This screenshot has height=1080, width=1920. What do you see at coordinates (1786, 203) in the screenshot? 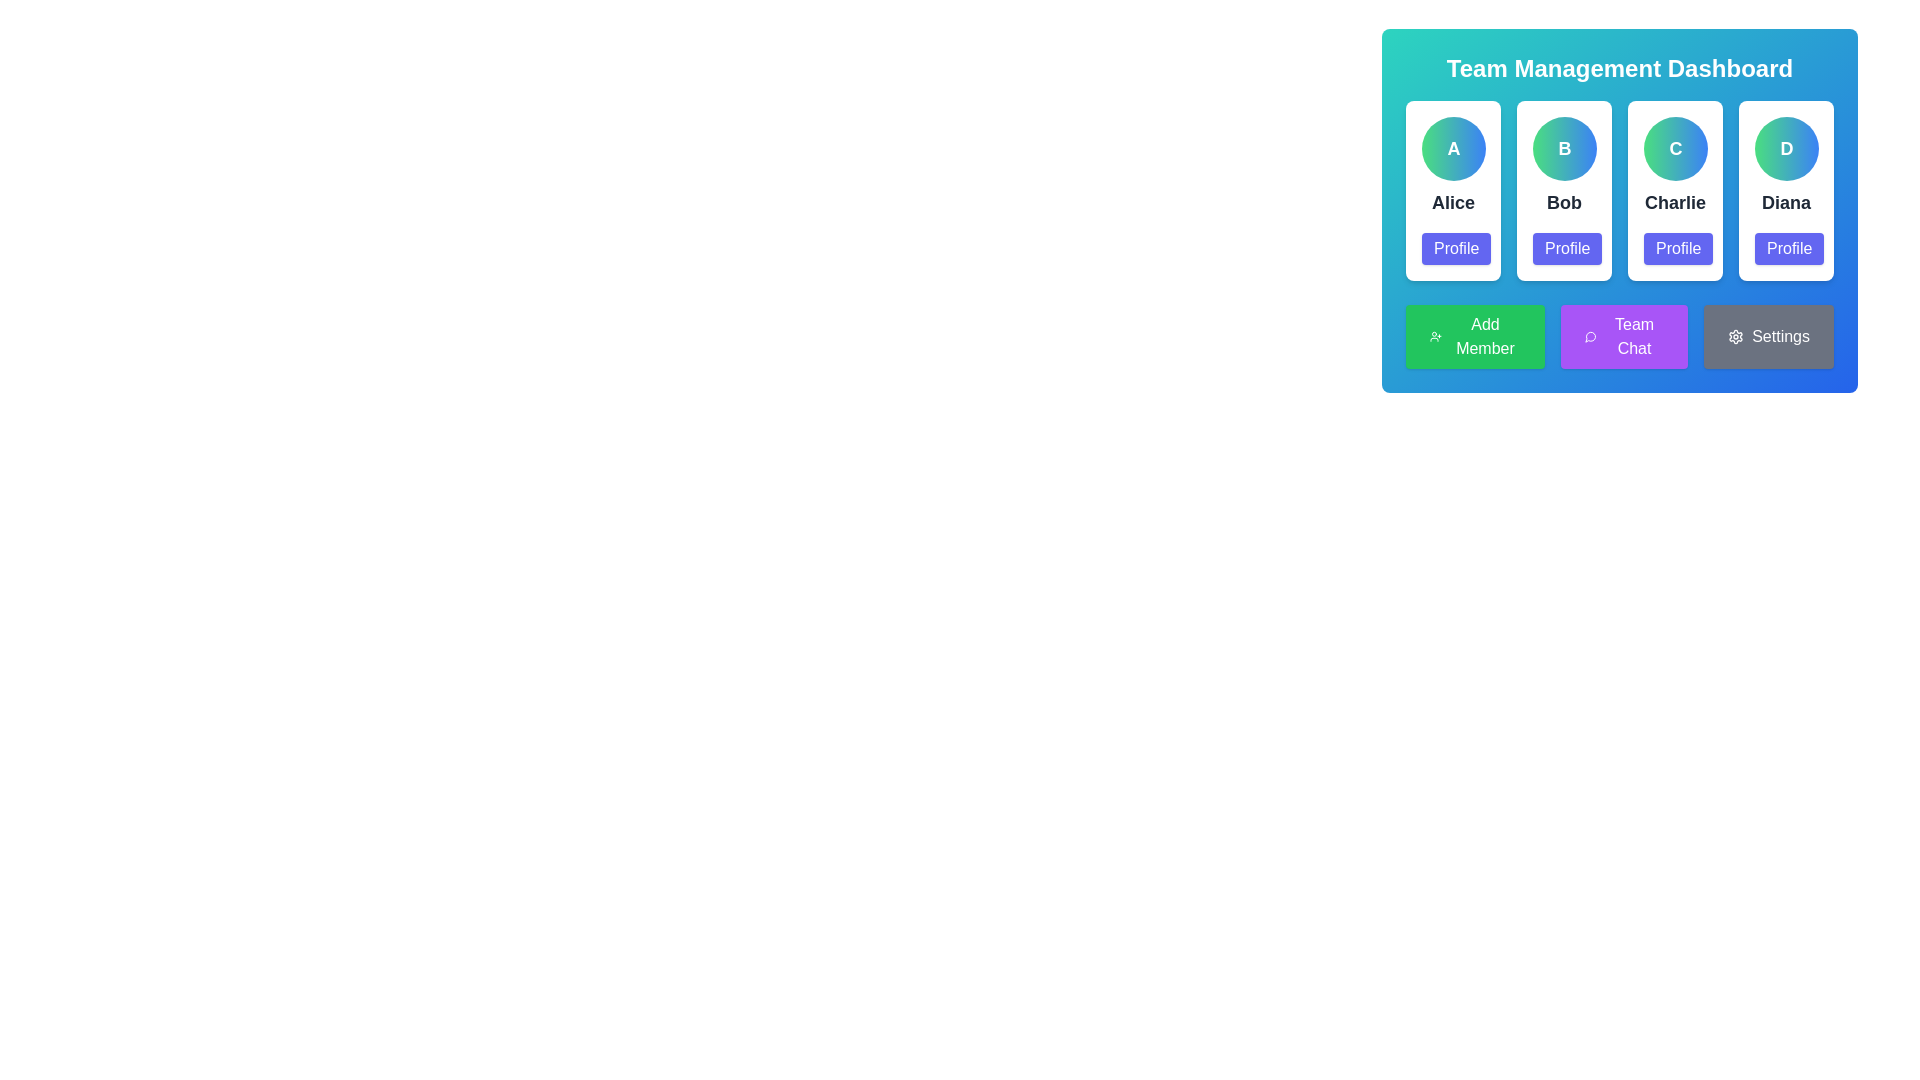
I see `the text label that identifies the user or team member in the fourth profile card from the left, positioned below the circular profile letter 'D' and above the 'Profile' button` at bounding box center [1786, 203].